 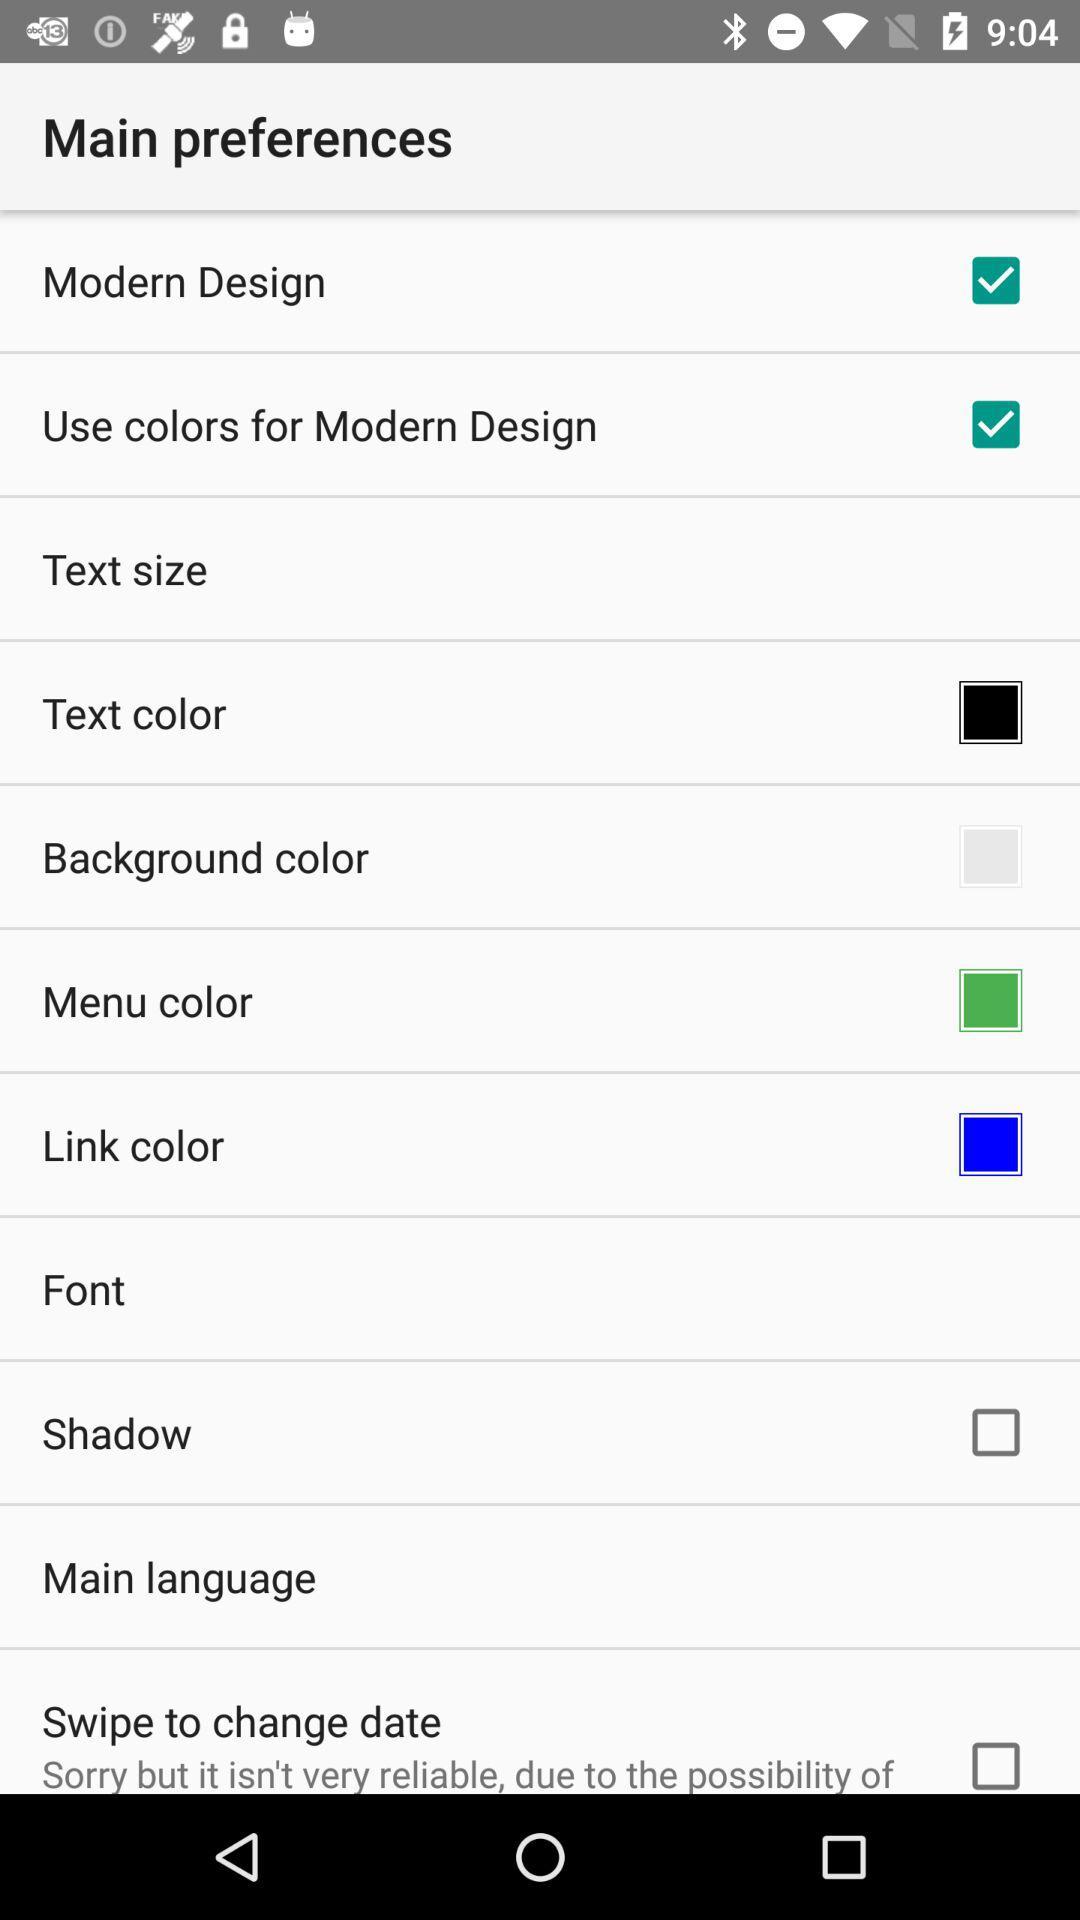 I want to click on the sorry but it icon, so click(x=477, y=1771).